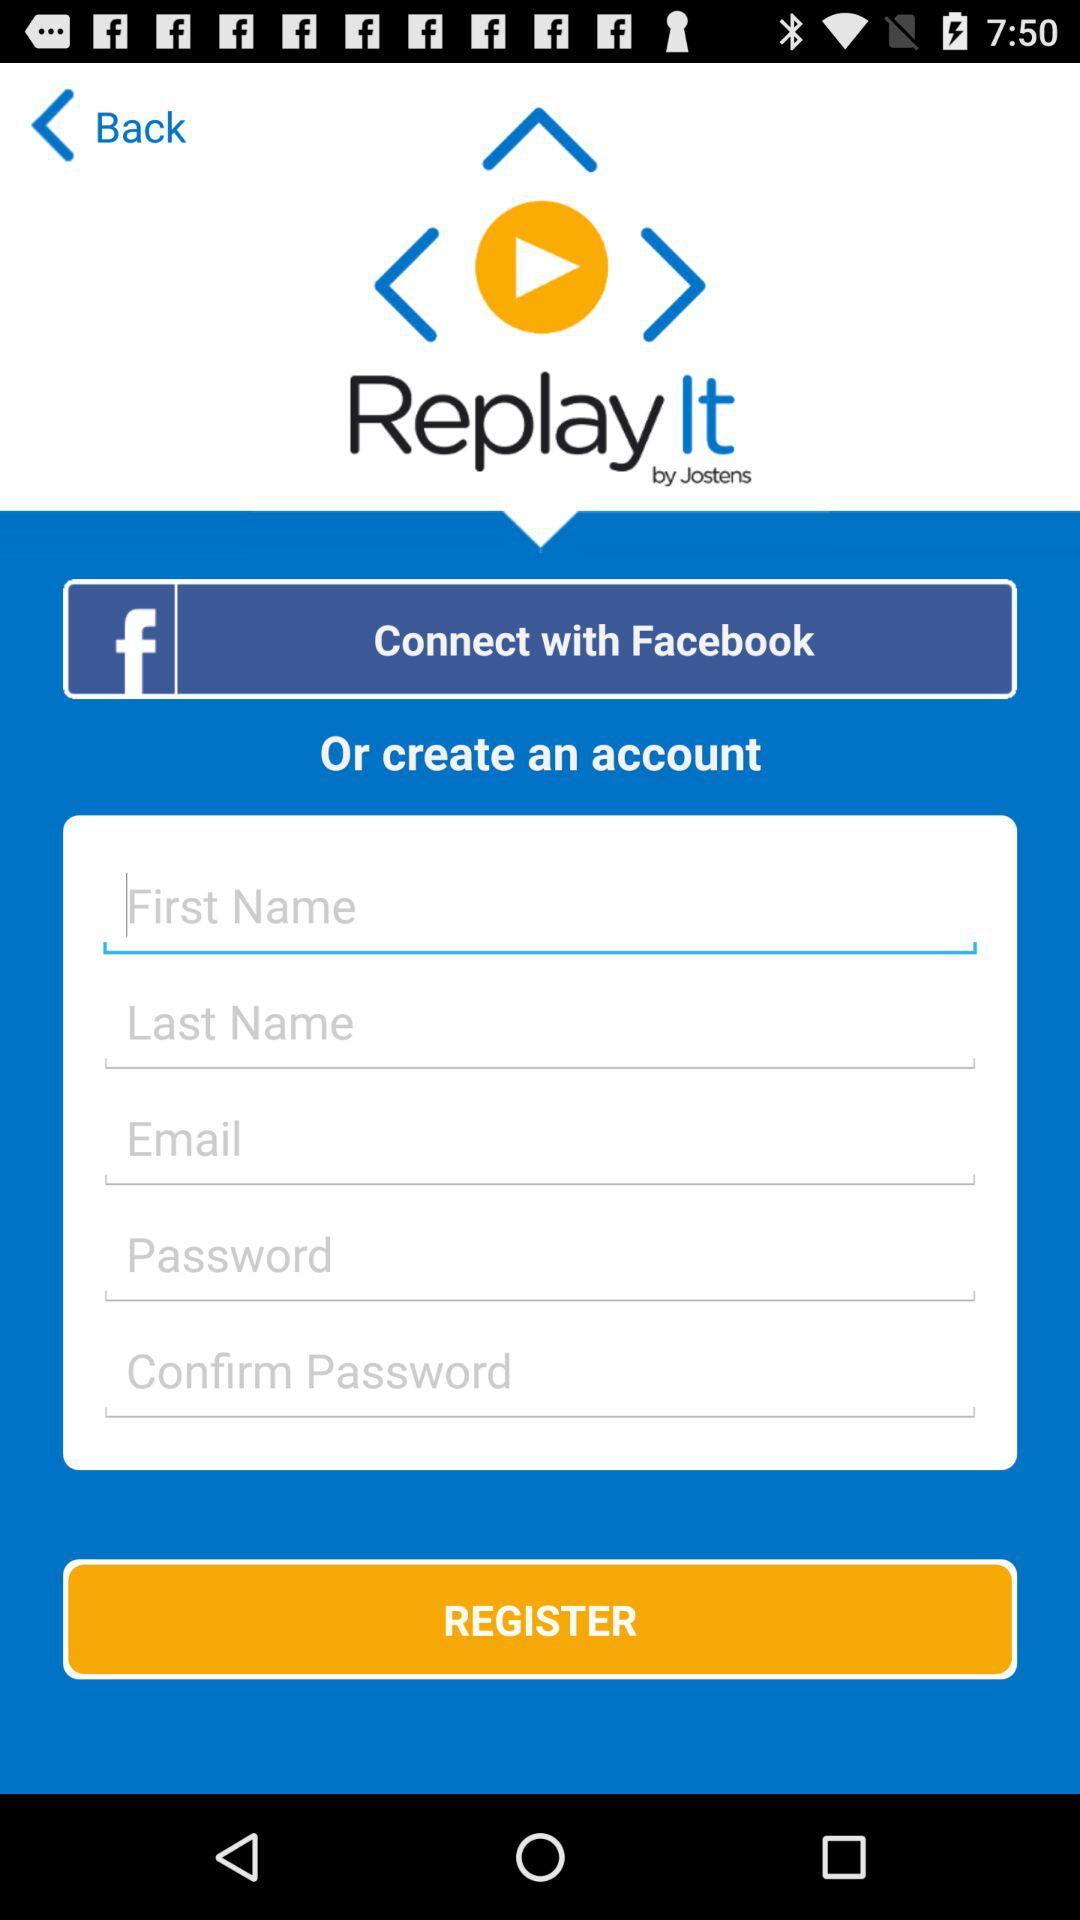  I want to click on the first name, so click(540, 903).